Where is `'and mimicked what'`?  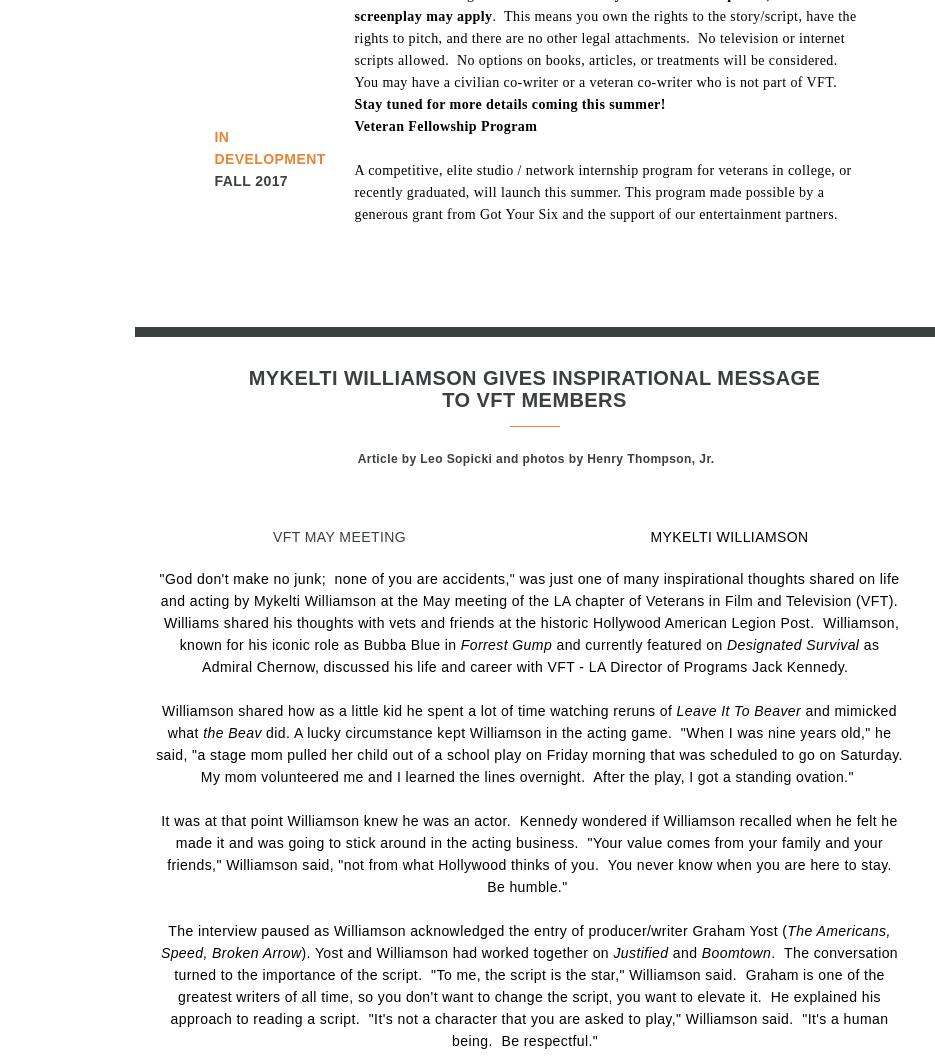 'and mimicked what' is located at coordinates (530, 720).